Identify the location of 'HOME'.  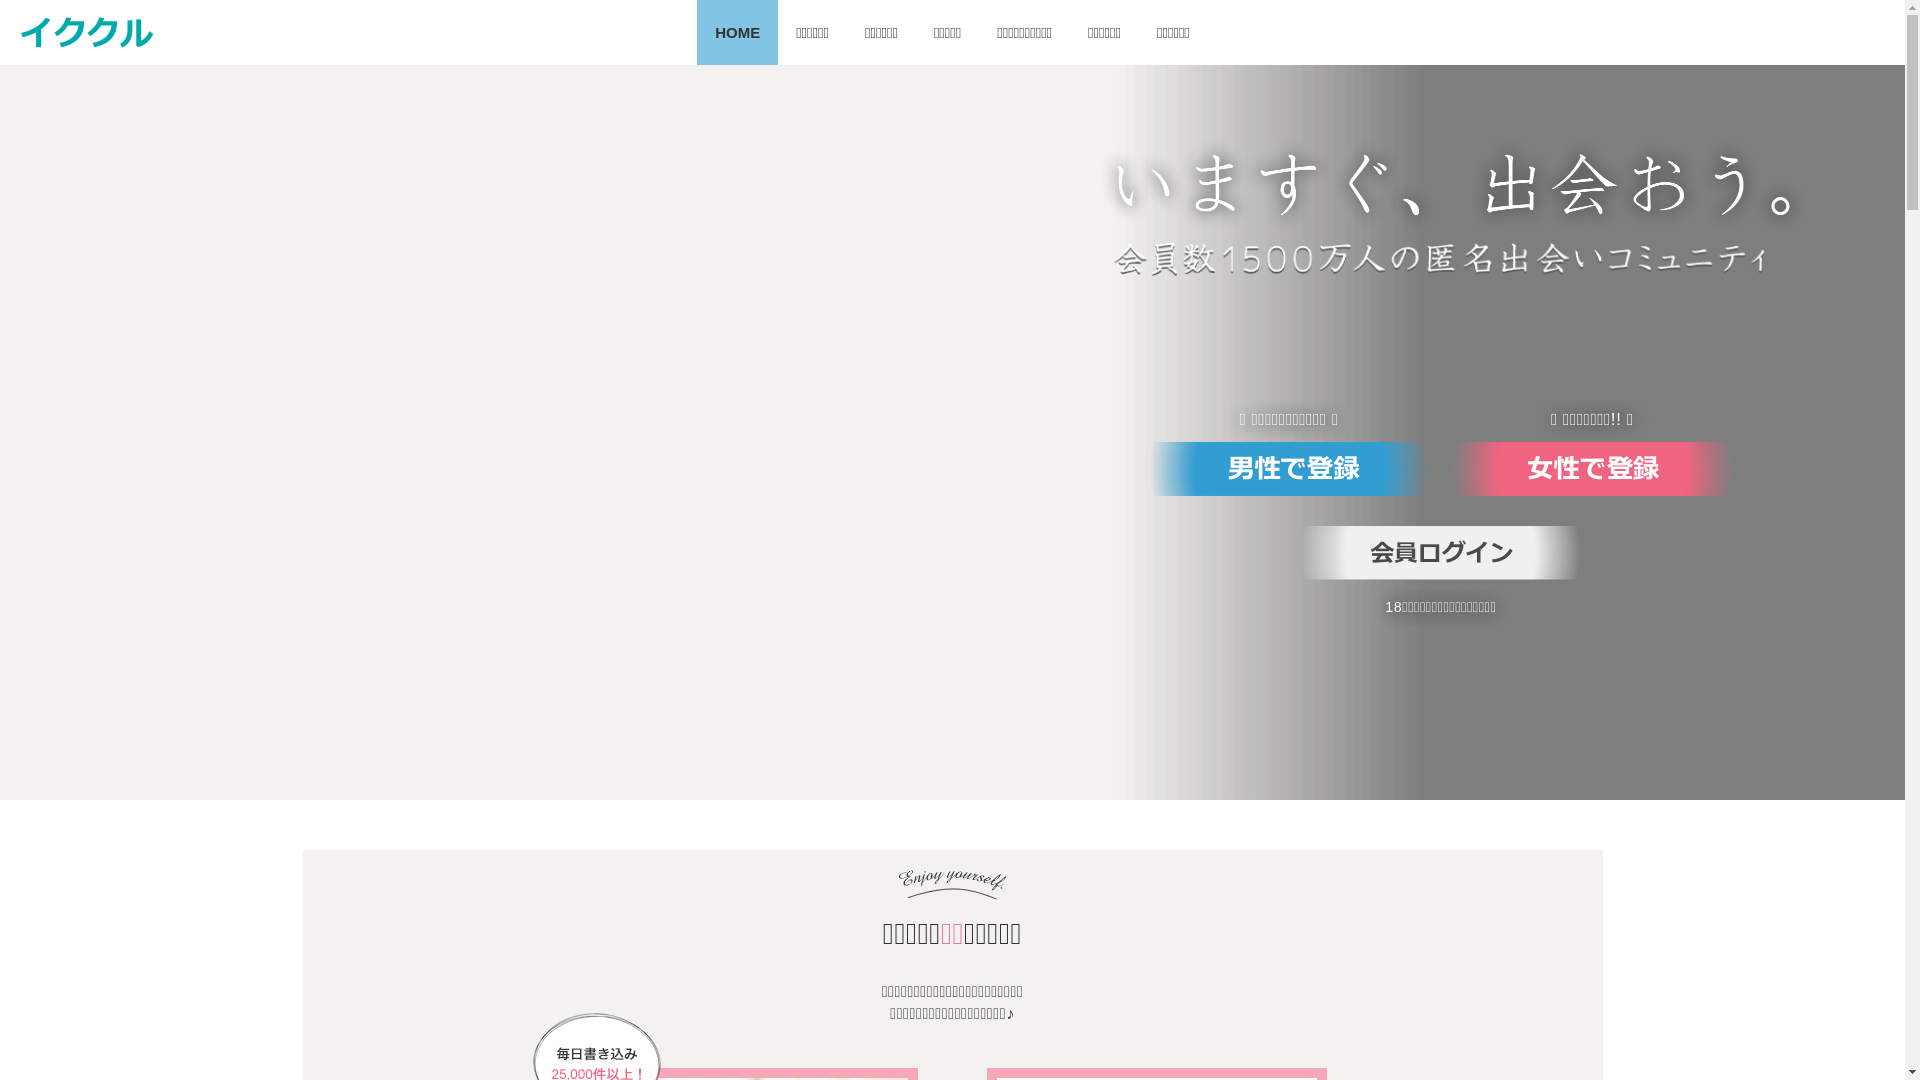
(736, 32).